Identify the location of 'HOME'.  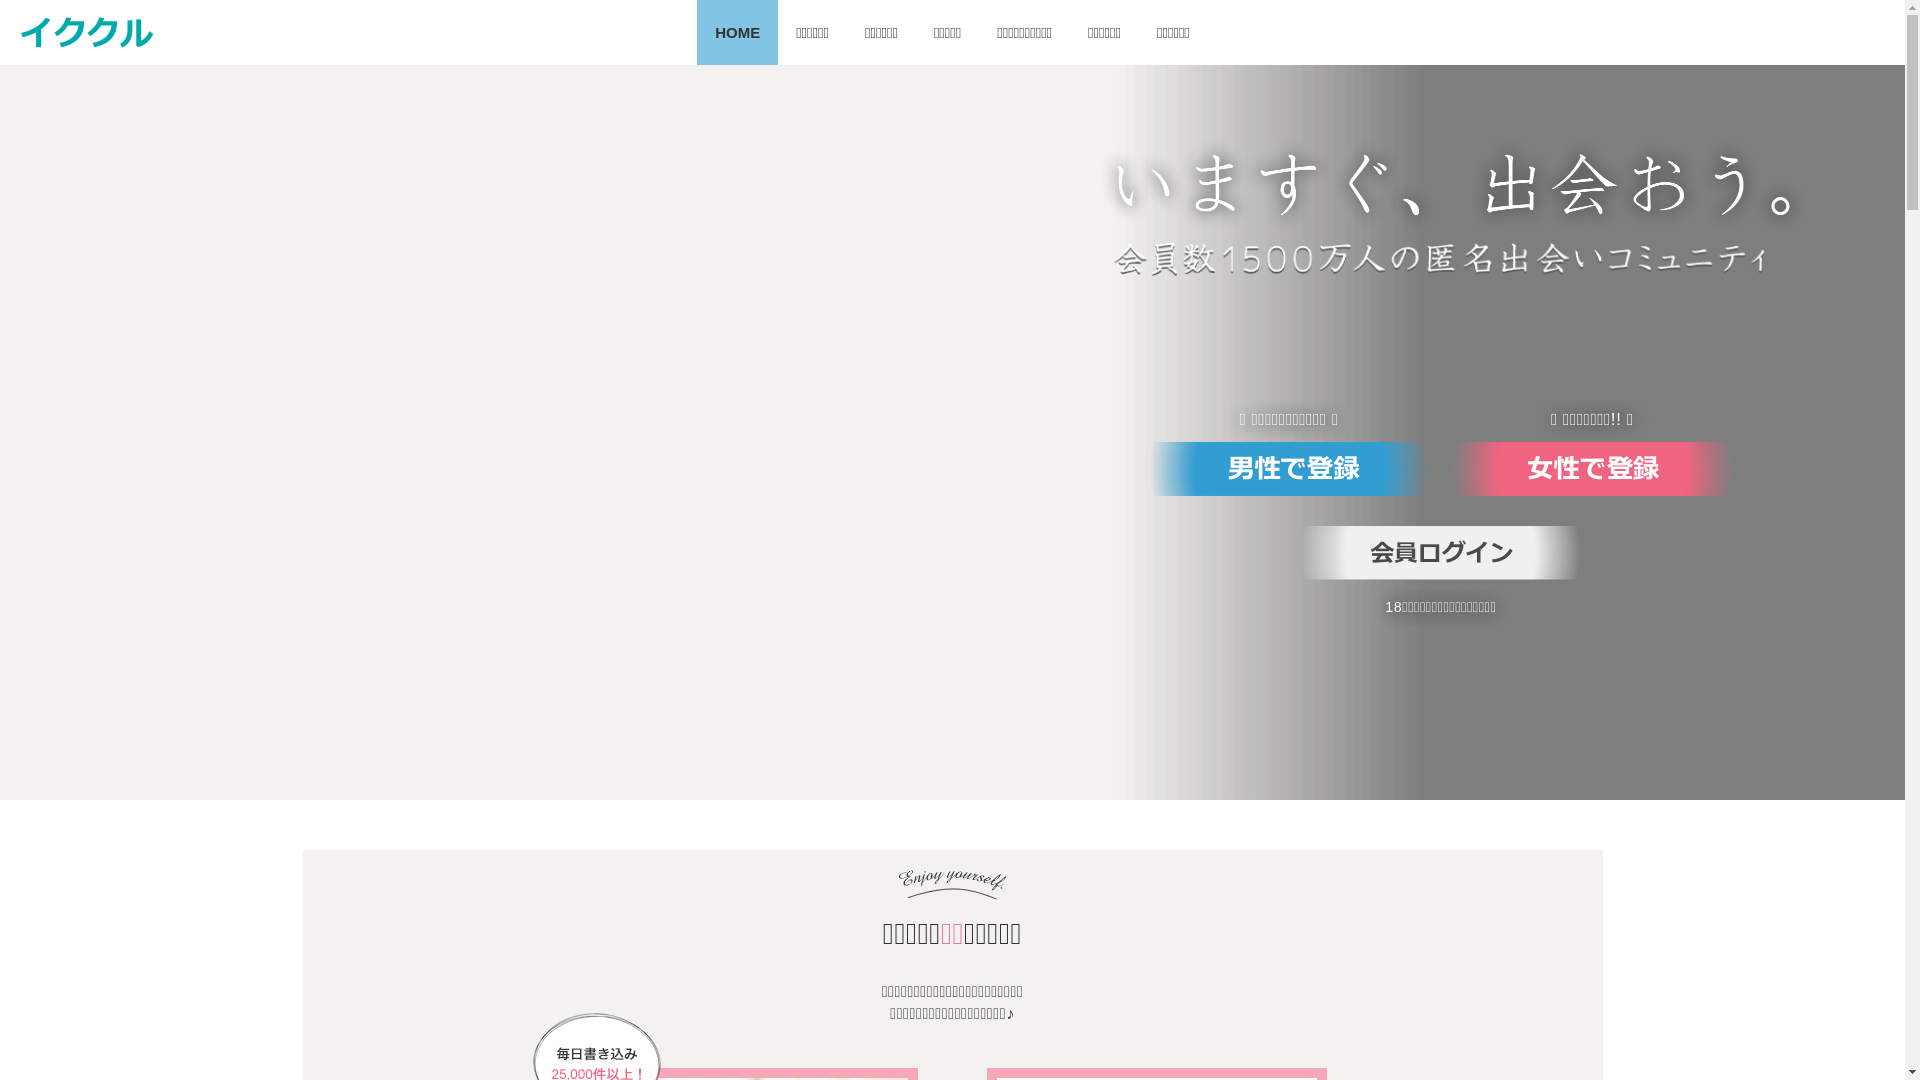
(736, 32).